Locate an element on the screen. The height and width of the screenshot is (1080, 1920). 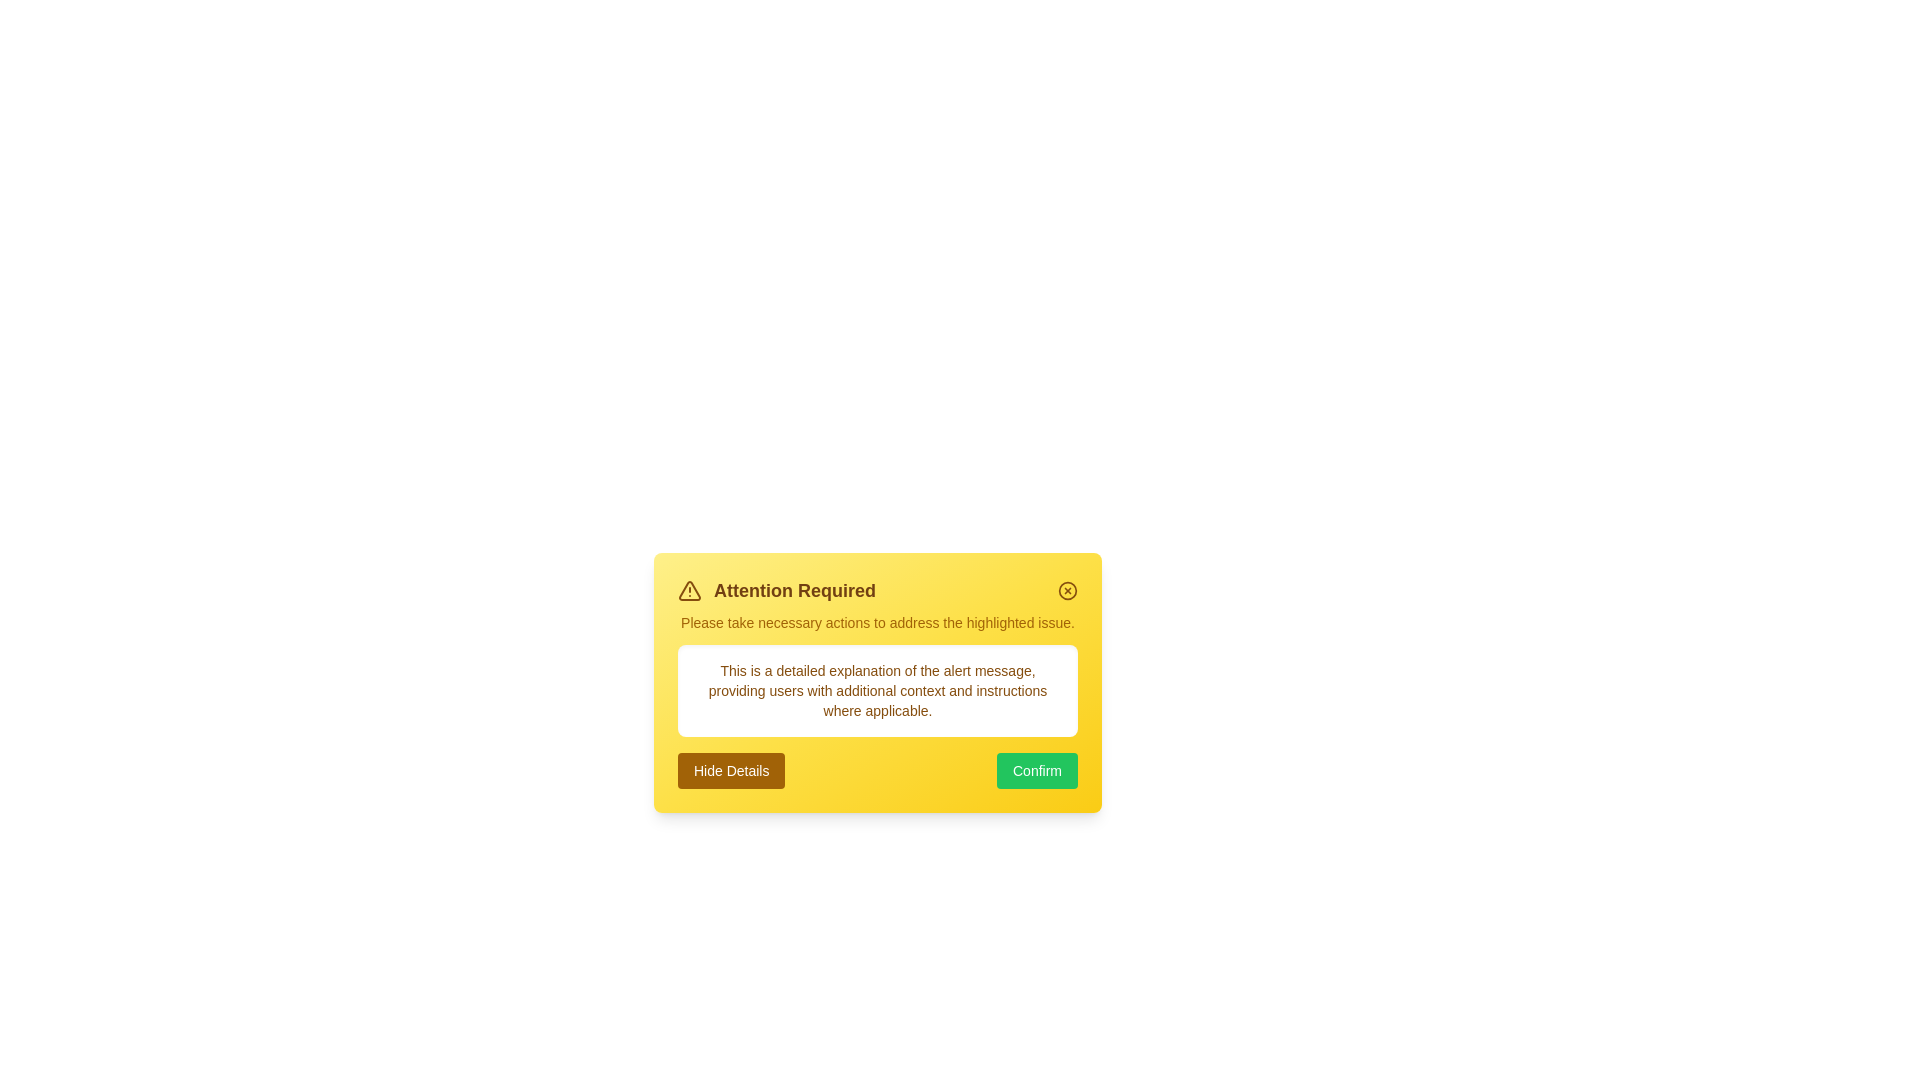
the 'Hide Details' button to toggle the visibility of the detailed explanation is located at coordinates (729, 770).